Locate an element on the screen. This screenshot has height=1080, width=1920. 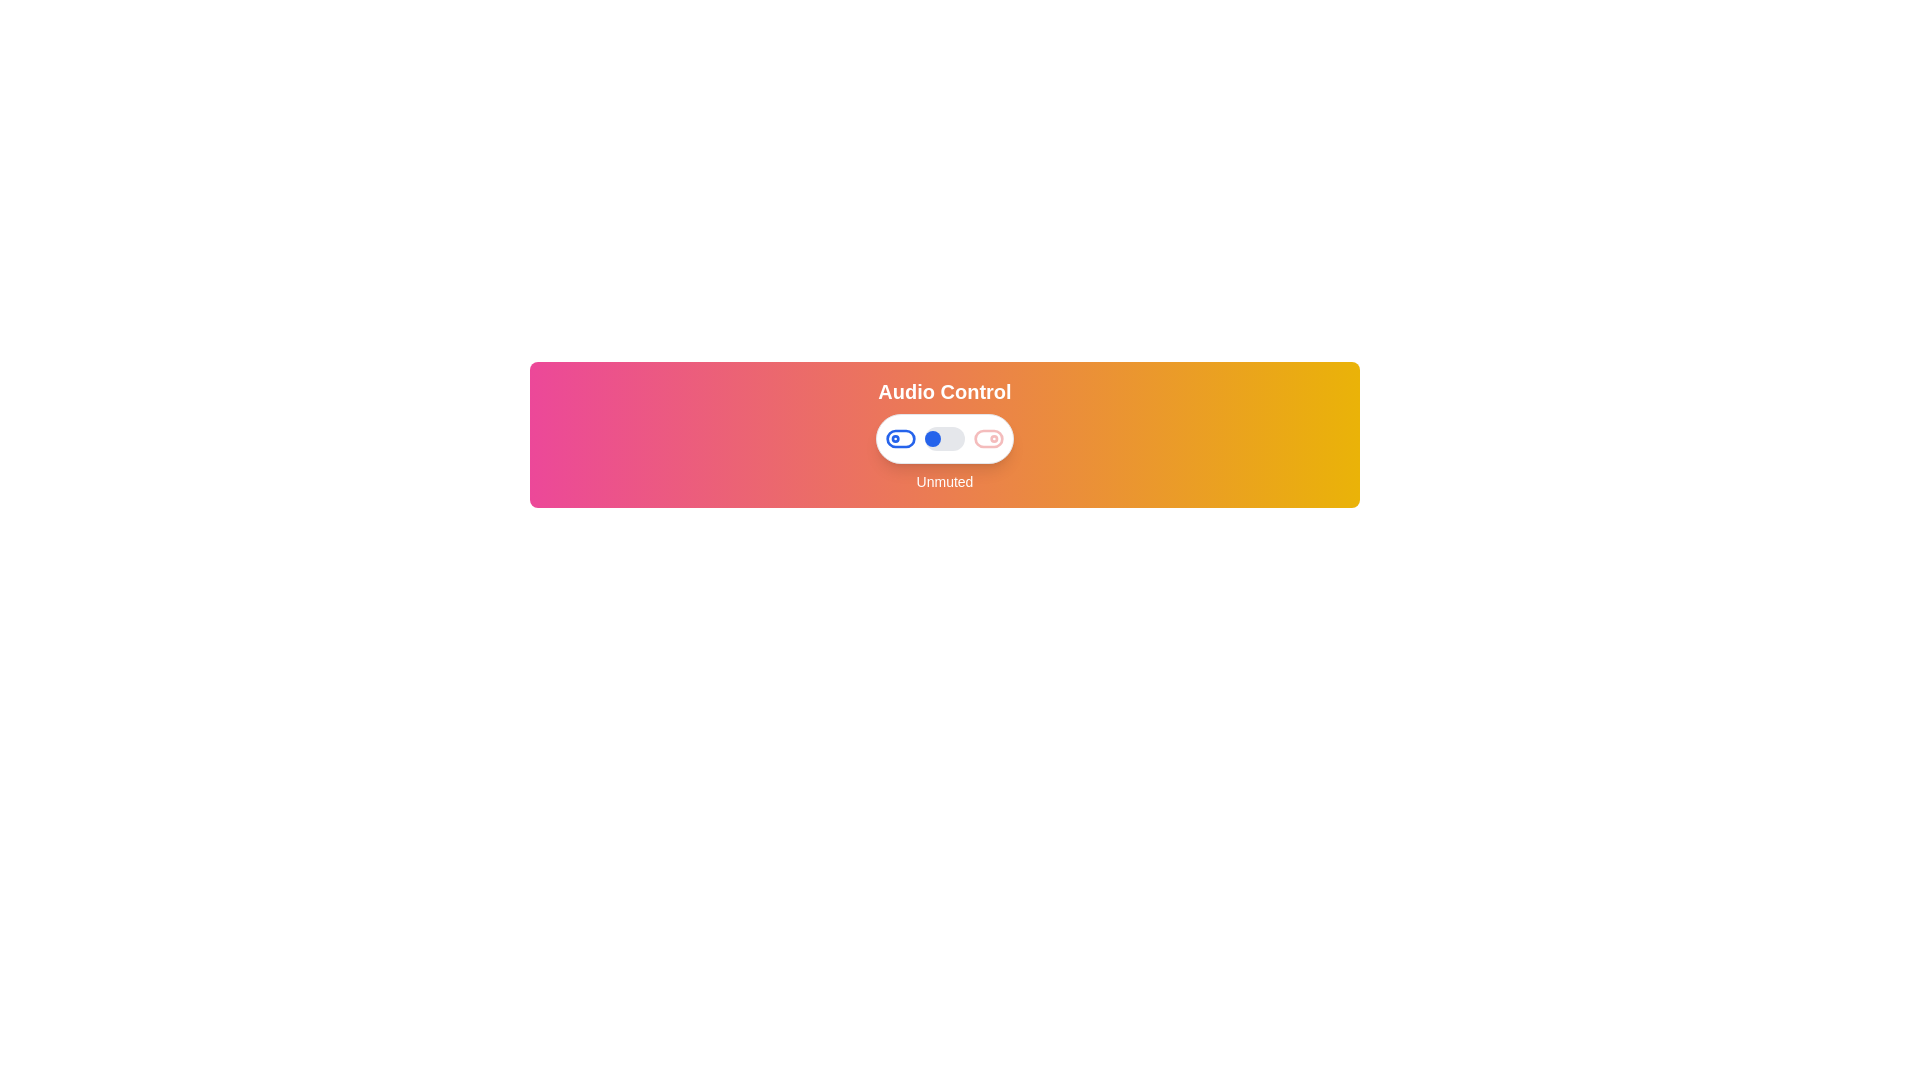
labels for current audio status on the 'Audio Control' card, which features a toggle switch and displays 'Unmuted' at the bottom is located at coordinates (944, 434).